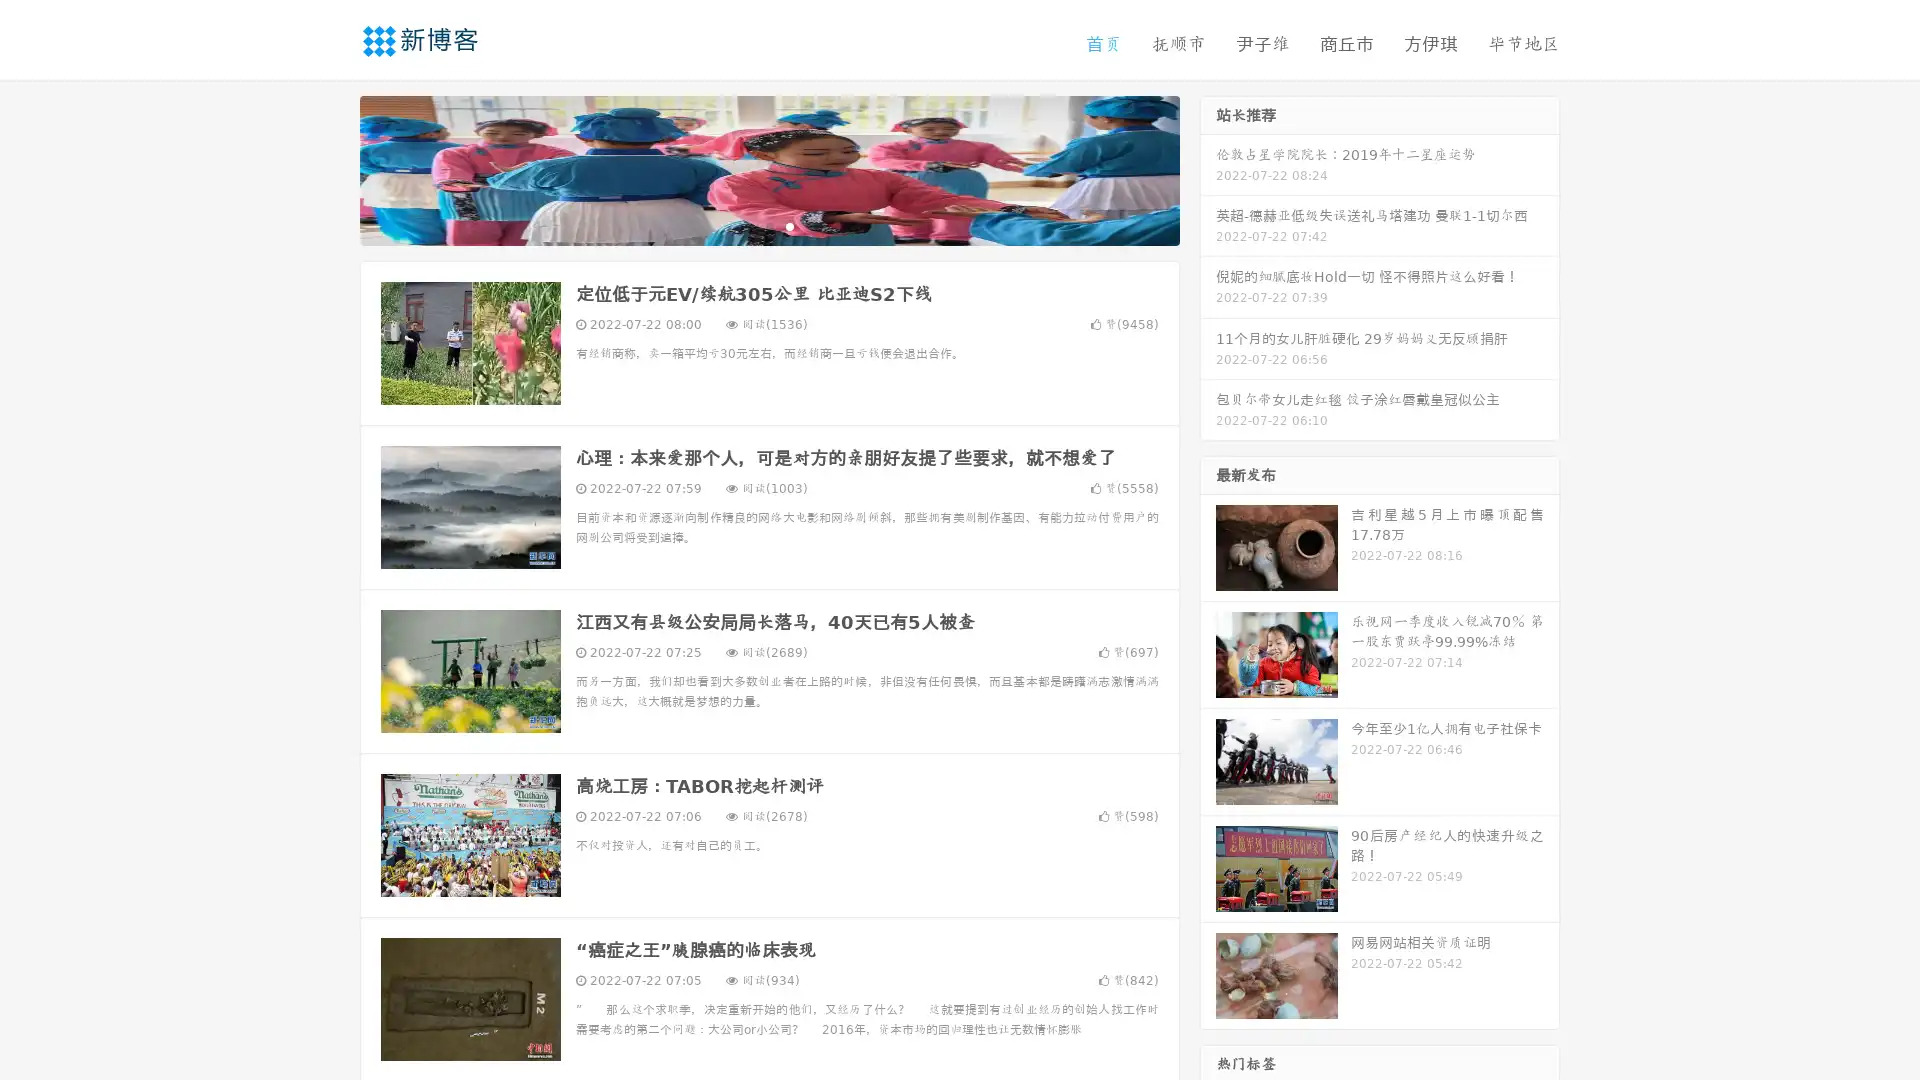 Image resolution: width=1920 pixels, height=1080 pixels. What do you see at coordinates (768, 225) in the screenshot?
I see `Go to slide 2` at bounding box center [768, 225].